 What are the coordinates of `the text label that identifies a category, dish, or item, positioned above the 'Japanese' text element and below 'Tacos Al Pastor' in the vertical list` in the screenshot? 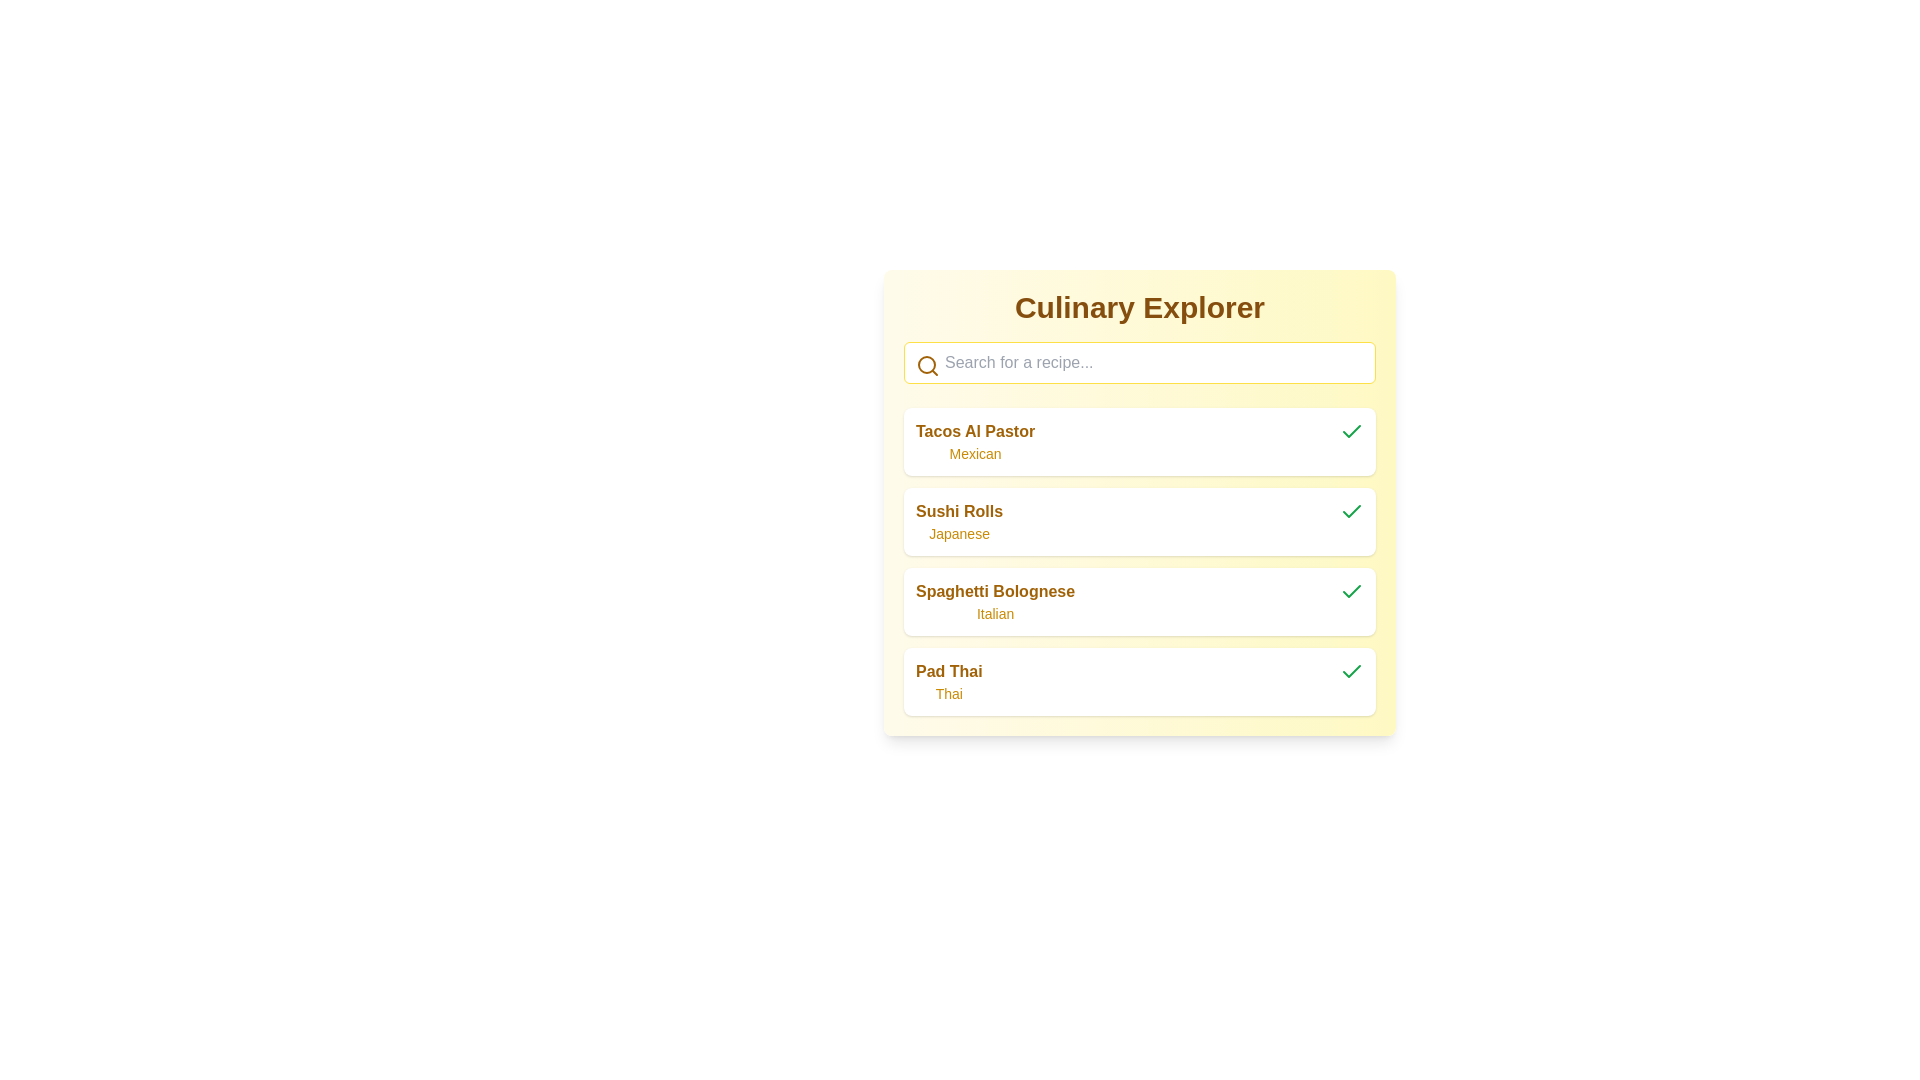 It's located at (958, 511).